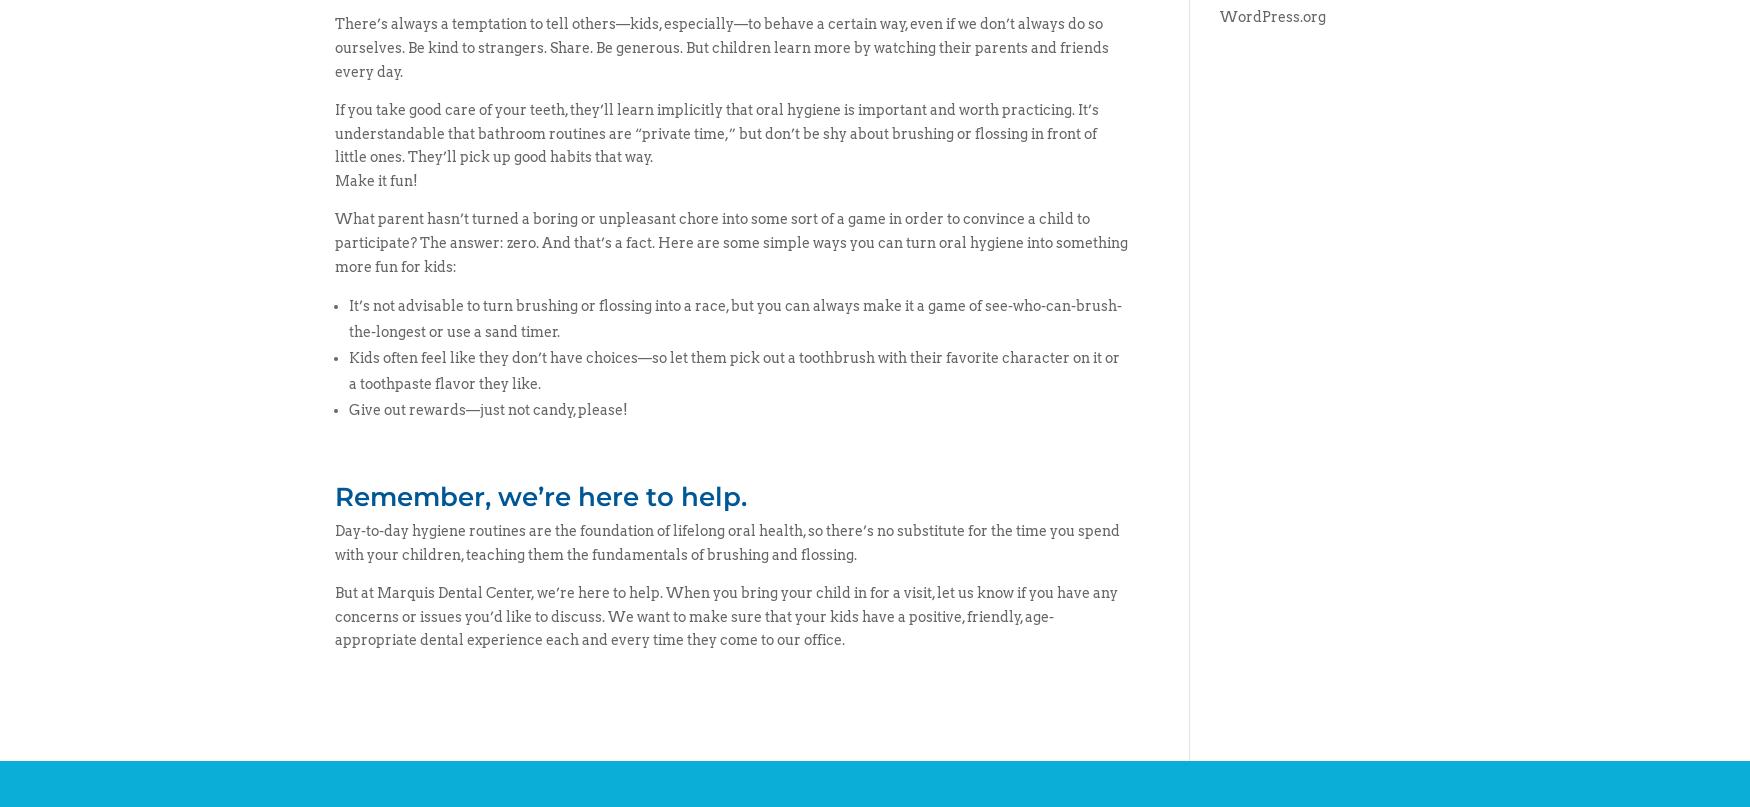 This screenshot has height=807, width=1750. Describe the element at coordinates (716, 131) in the screenshot. I see `'If you take good care of your teeth, they’ll learn implicitly that oral hygiene is important and worth practicing. It’s understandable that bathroom routines are “private time,” but don’t be shy about brushing or flossing in front of little ones. They’ll pick up good habits that way.'` at that location.